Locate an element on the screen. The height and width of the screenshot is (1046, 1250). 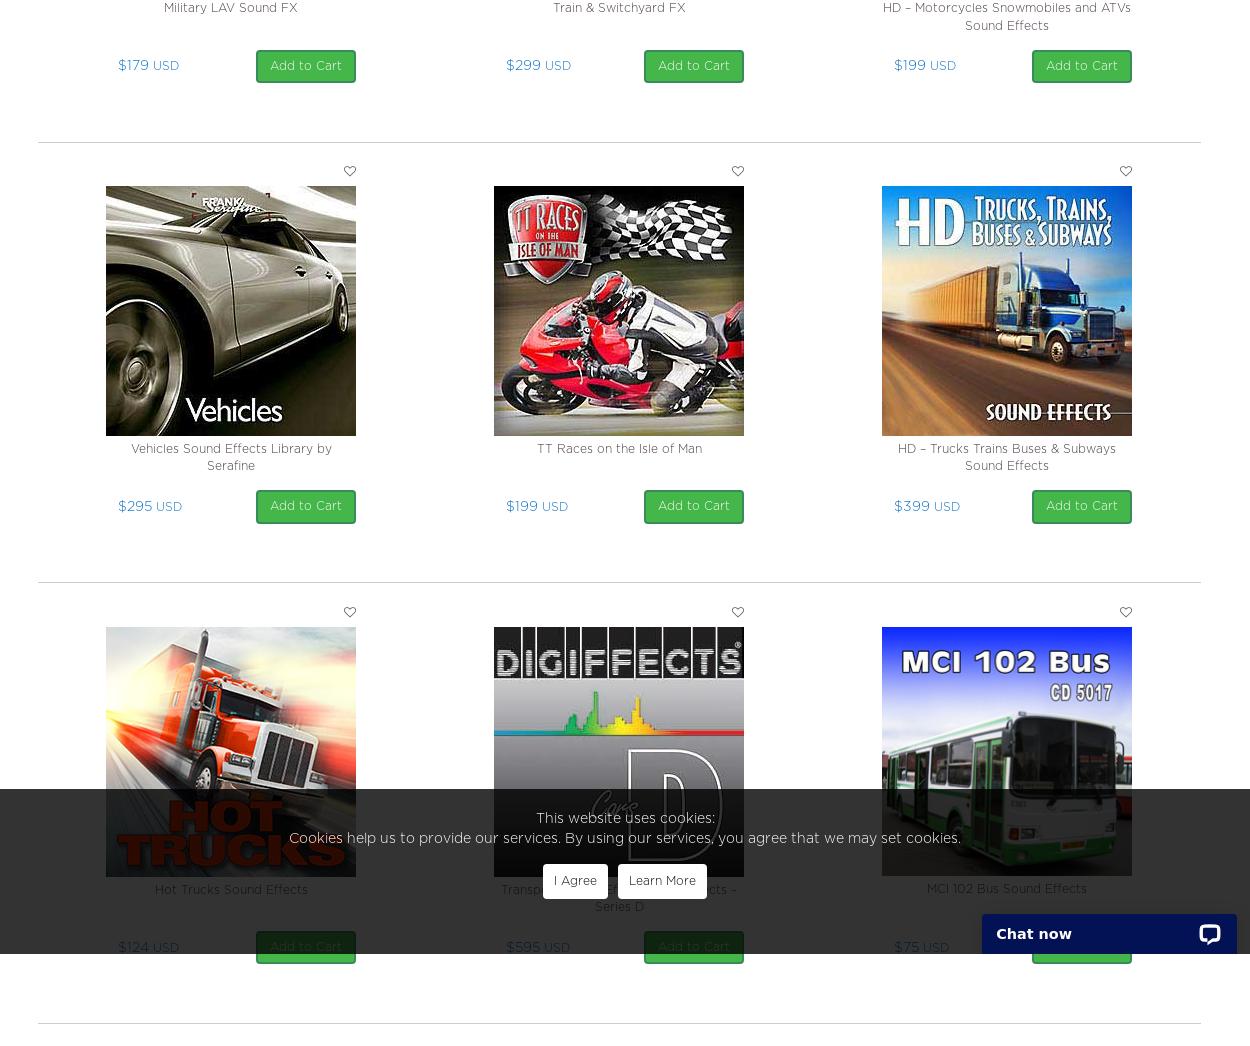
'Military LAV Sound FX' is located at coordinates (230, 6).